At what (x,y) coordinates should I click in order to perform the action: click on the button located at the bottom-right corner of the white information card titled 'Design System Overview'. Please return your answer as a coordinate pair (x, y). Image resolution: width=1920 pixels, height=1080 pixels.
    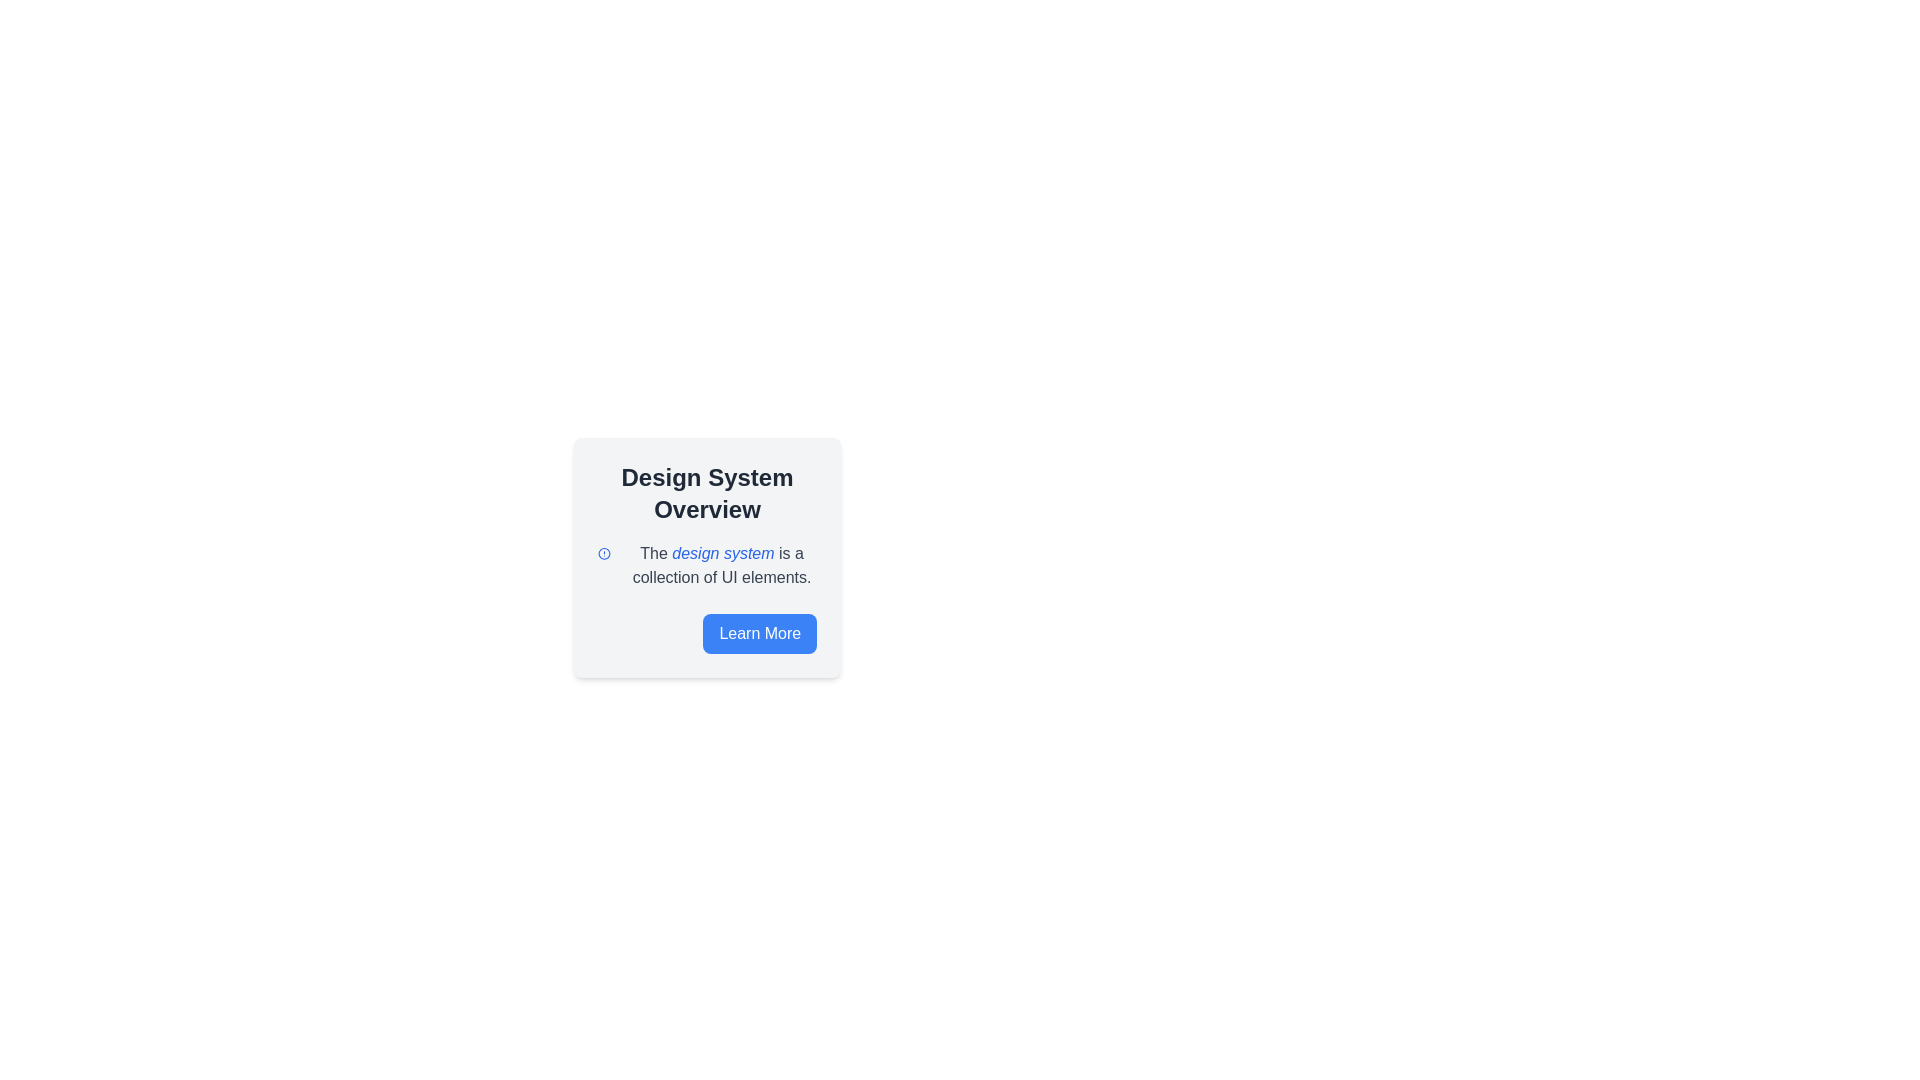
    Looking at the image, I should click on (759, 633).